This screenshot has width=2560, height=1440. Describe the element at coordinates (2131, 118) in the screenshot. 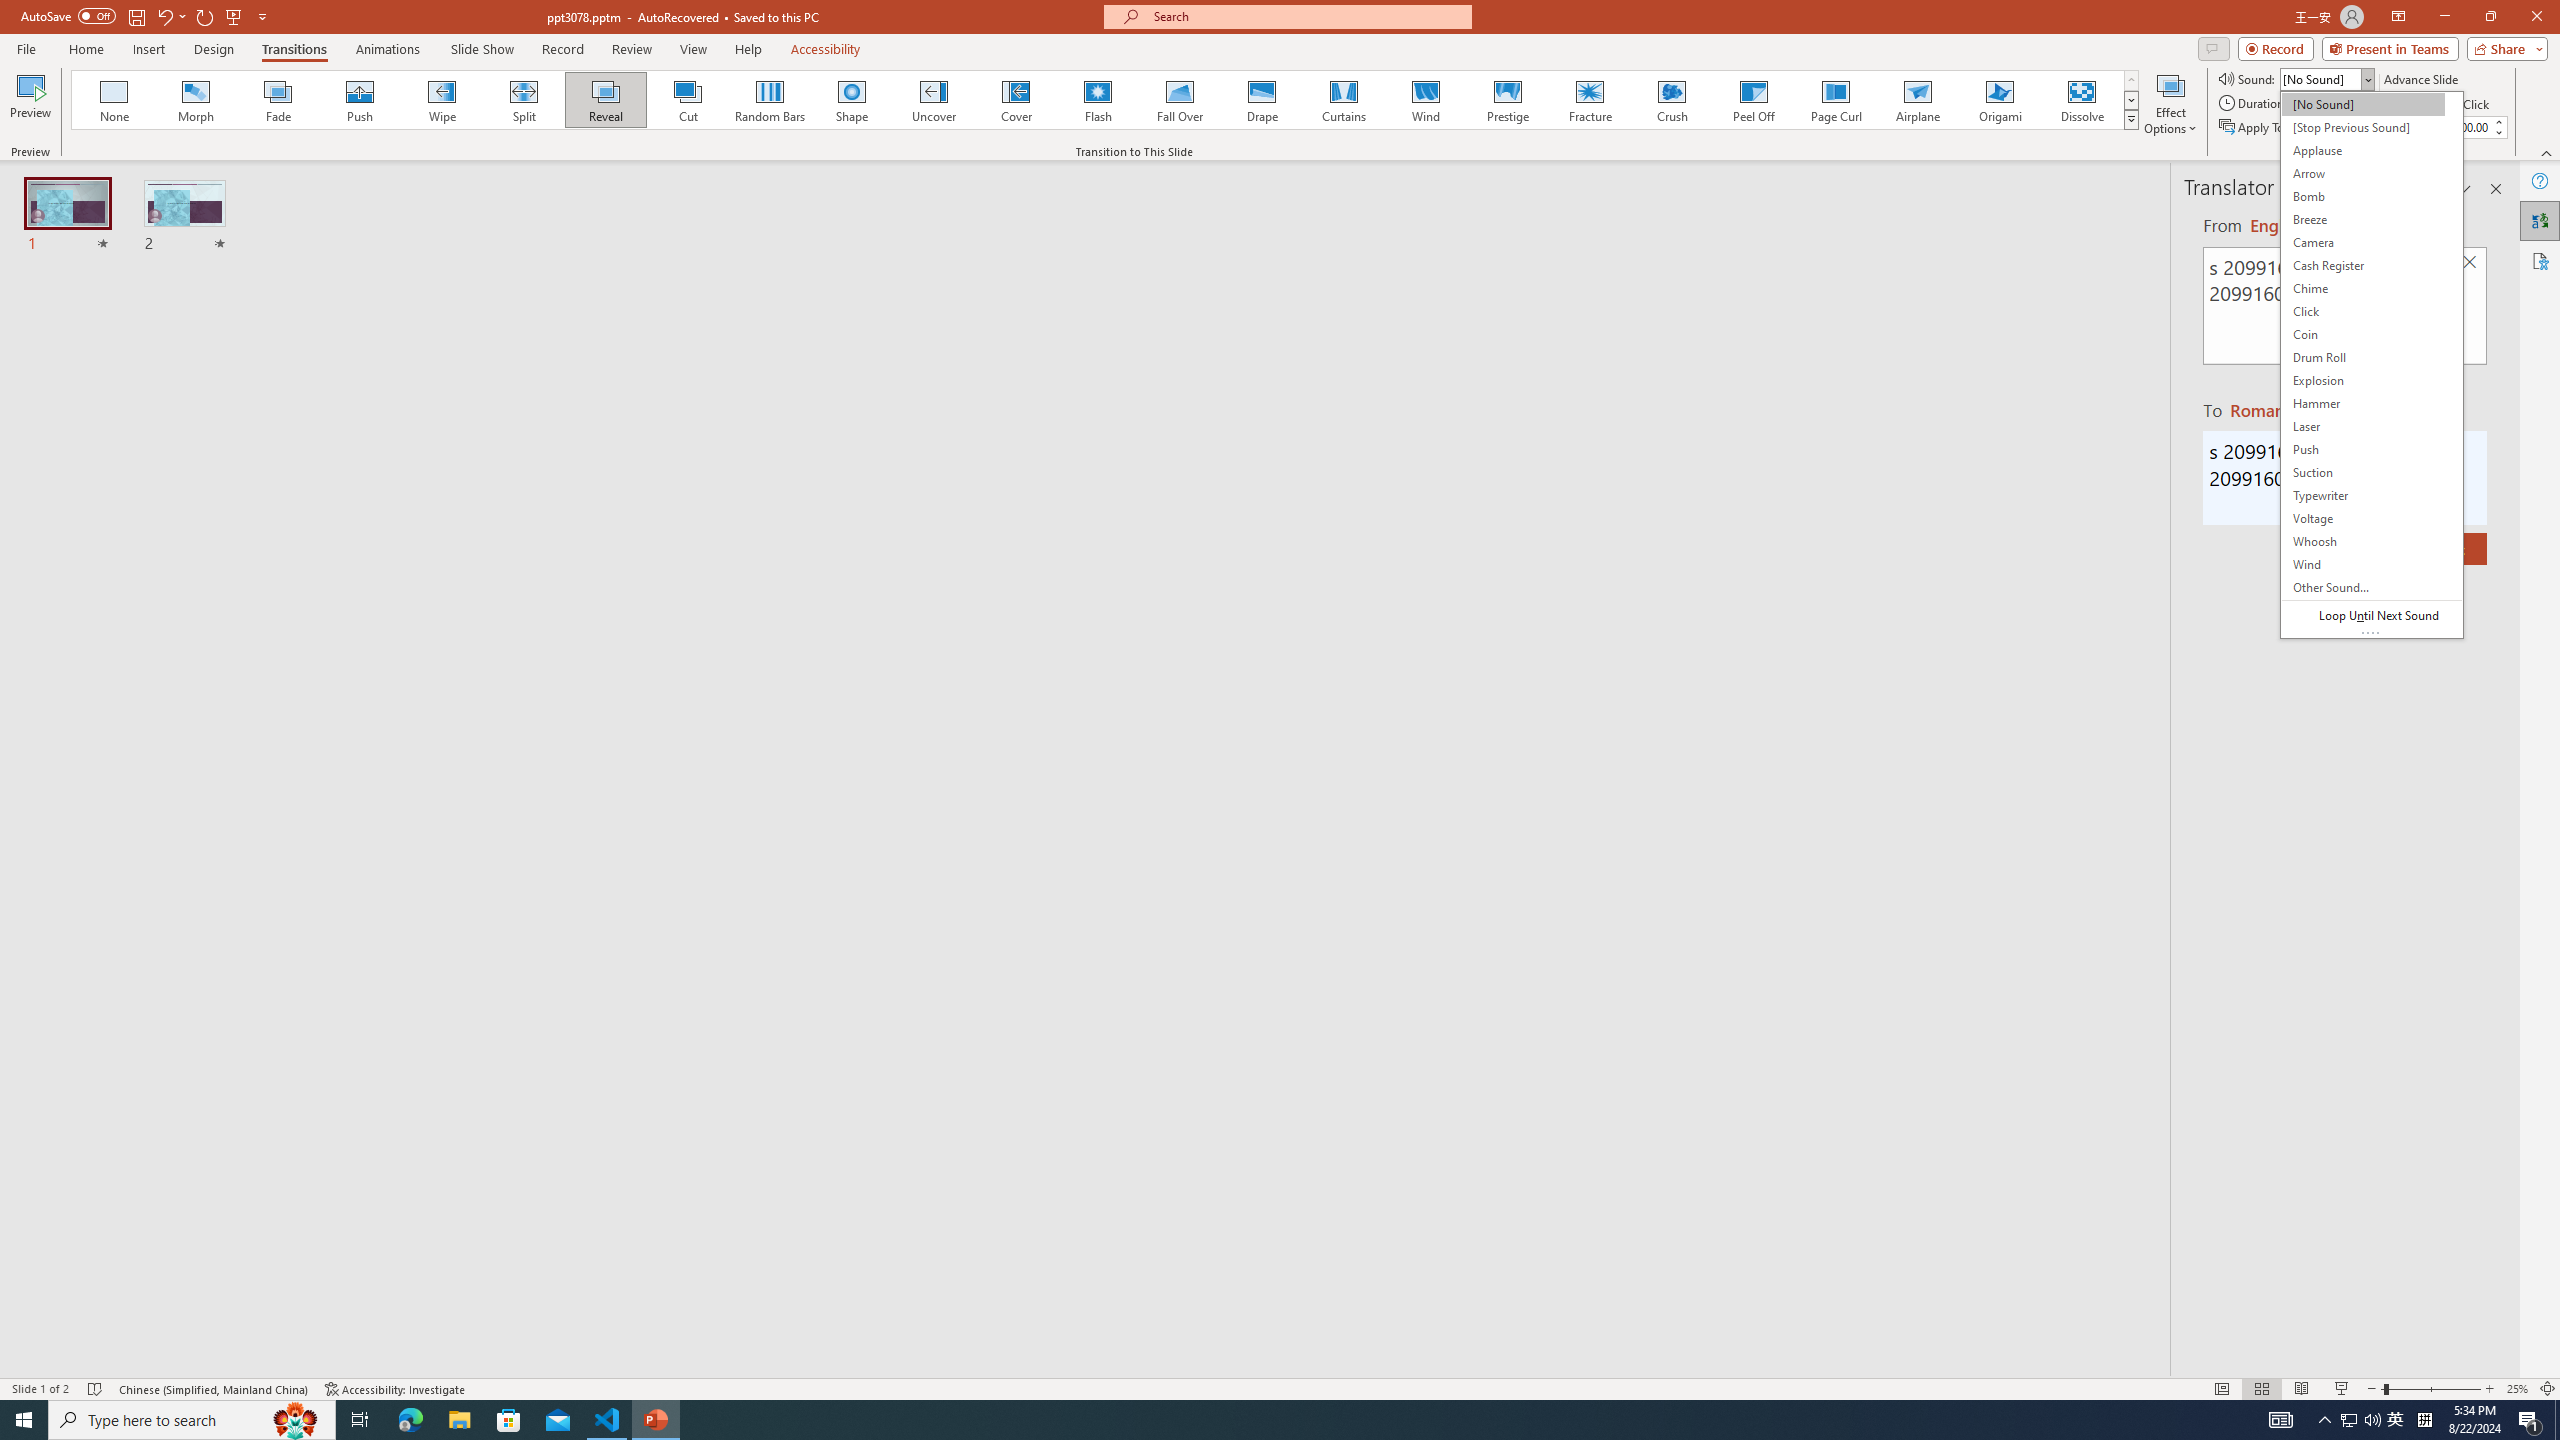

I see `'Transition Effects'` at that location.